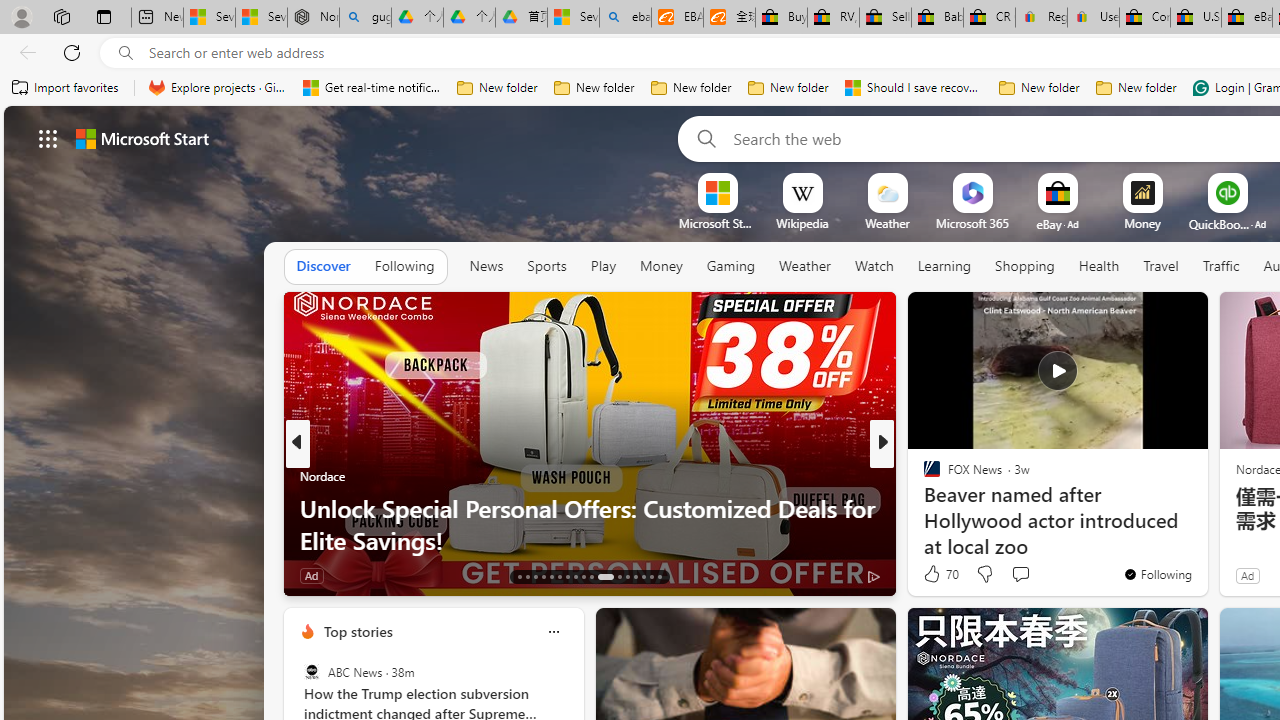 This screenshot has height=720, width=1280. Describe the element at coordinates (802, 223) in the screenshot. I see `'Wikipedia'` at that location.